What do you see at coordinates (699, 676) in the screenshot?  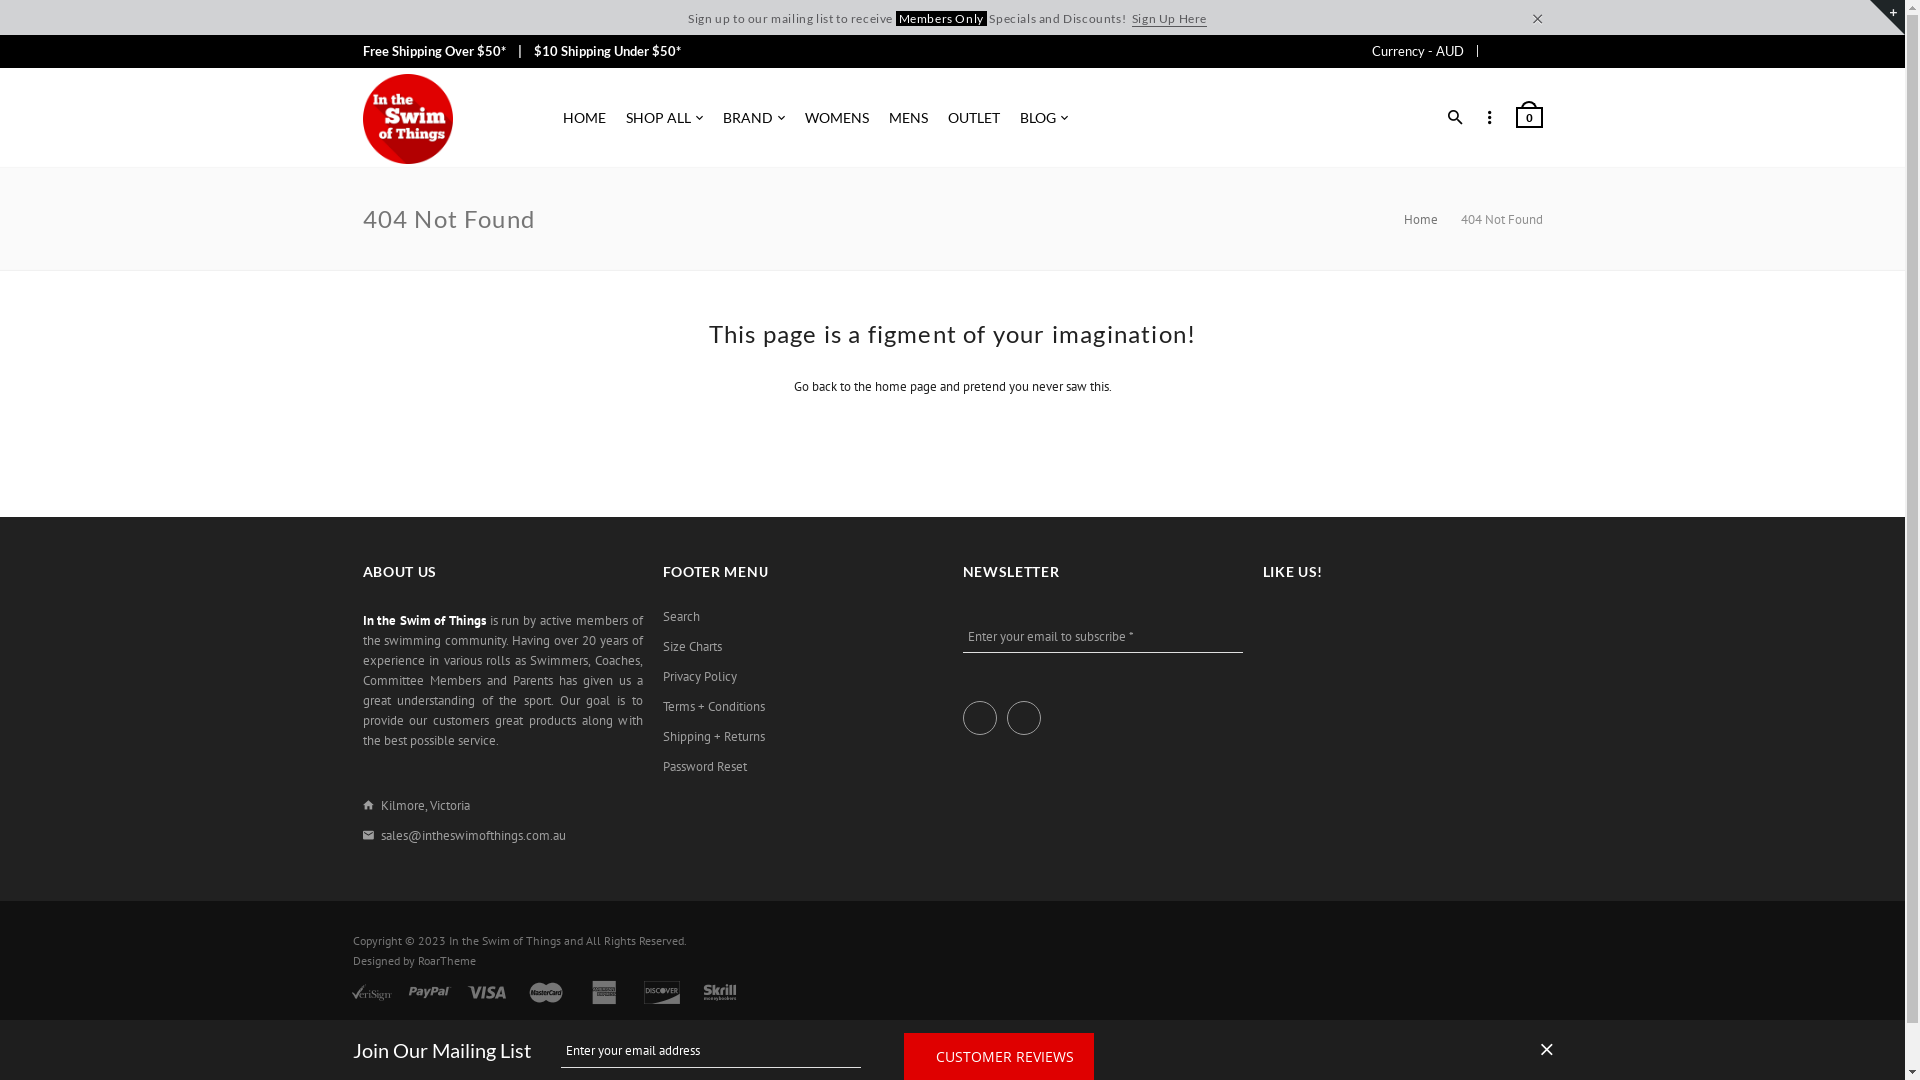 I see `'Privacy Policy'` at bounding box center [699, 676].